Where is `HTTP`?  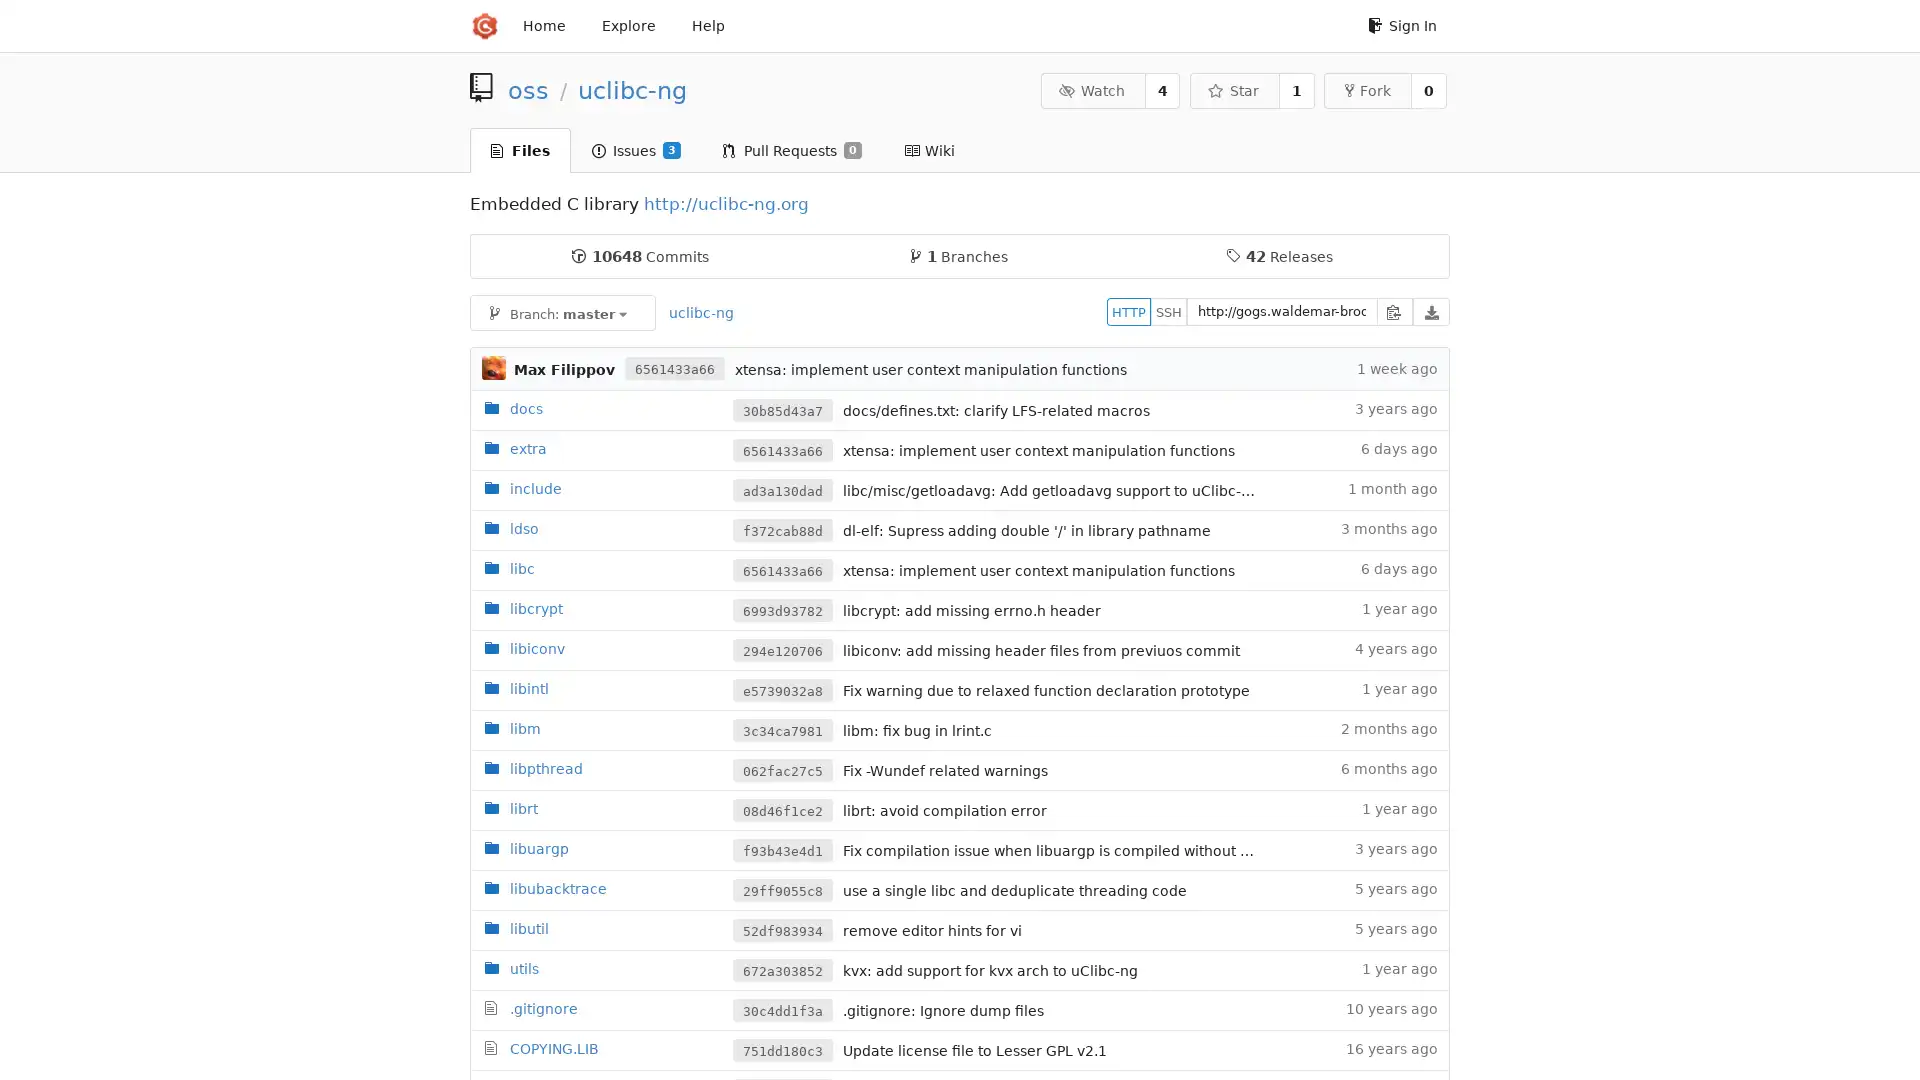
HTTP is located at coordinates (1128, 311).